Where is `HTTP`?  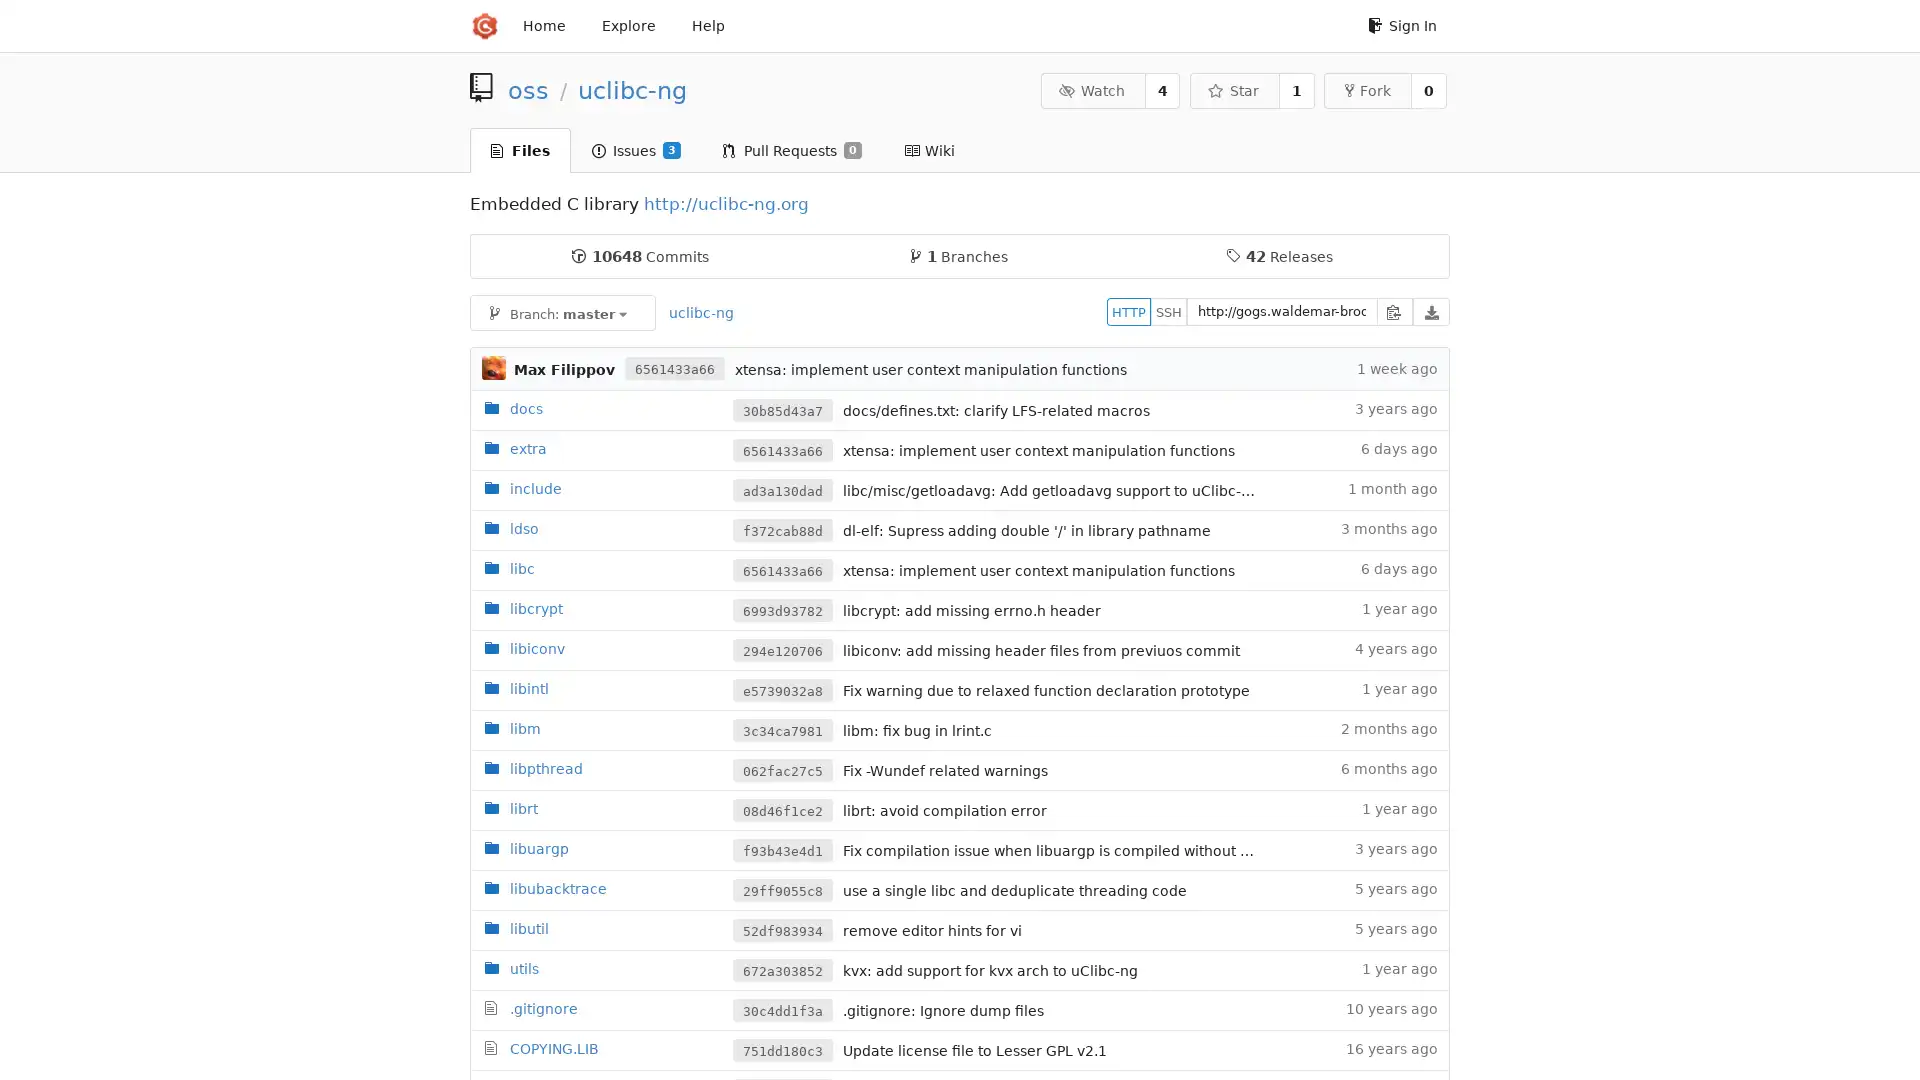
HTTP is located at coordinates (1128, 311).